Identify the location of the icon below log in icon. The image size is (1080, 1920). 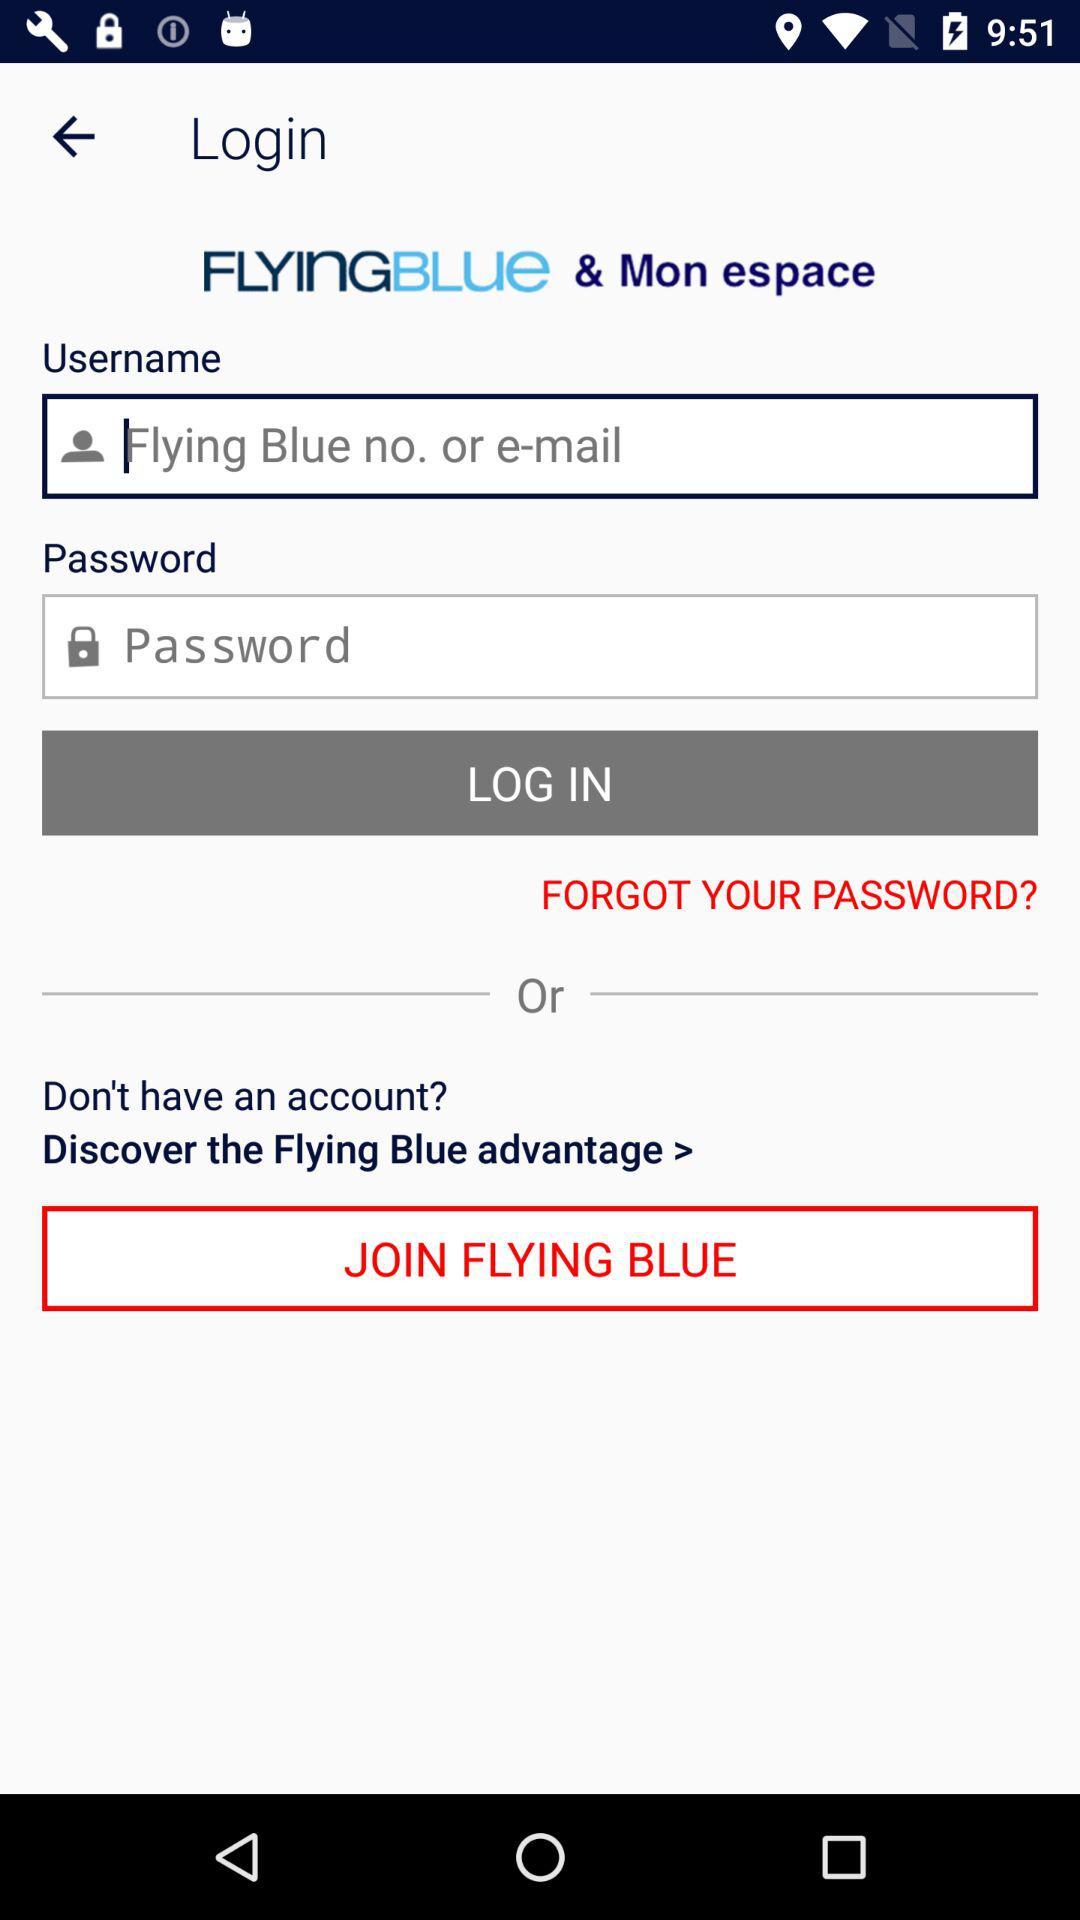
(540, 892).